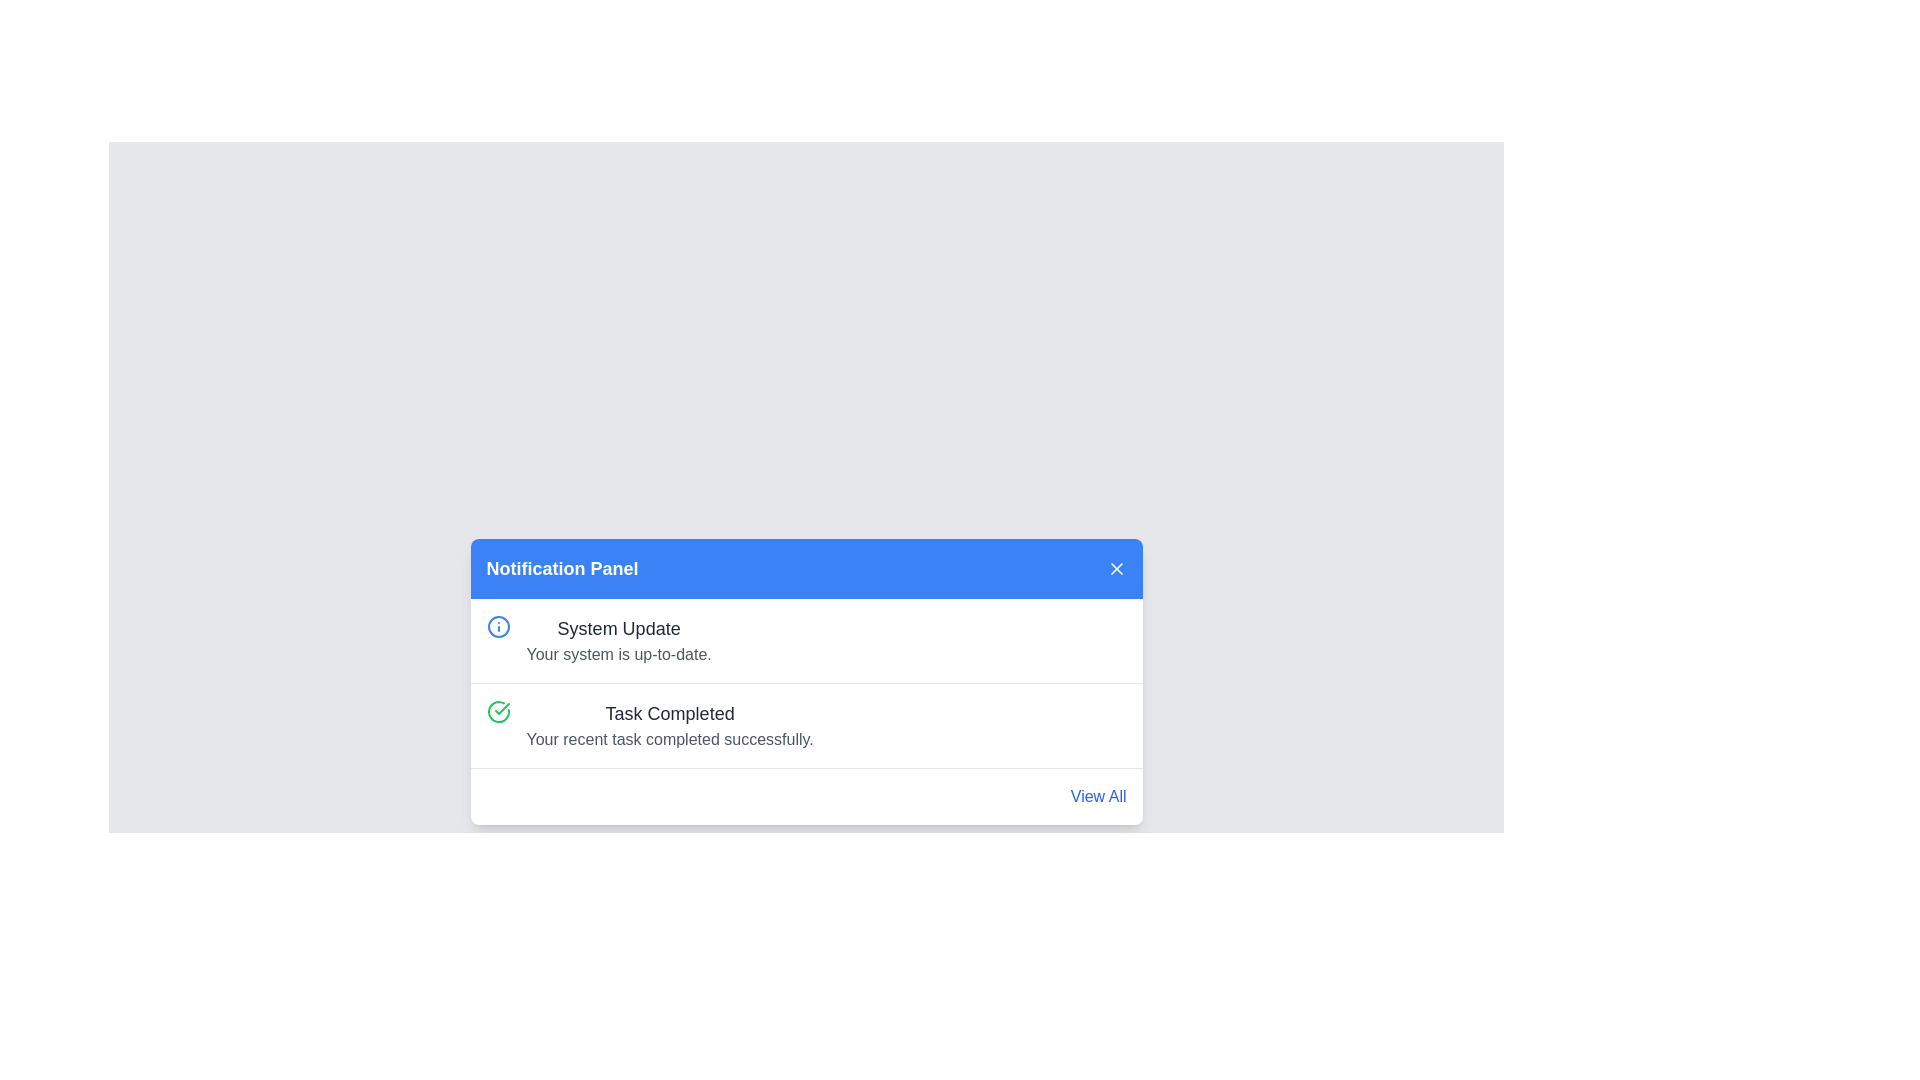 This screenshot has width=1920, height=1080. Describe the element at coordinates (502, 708) in the screenshot. I see `the green checkmark icon located beside the 'Task Completed' text in the notification panel` at that location.